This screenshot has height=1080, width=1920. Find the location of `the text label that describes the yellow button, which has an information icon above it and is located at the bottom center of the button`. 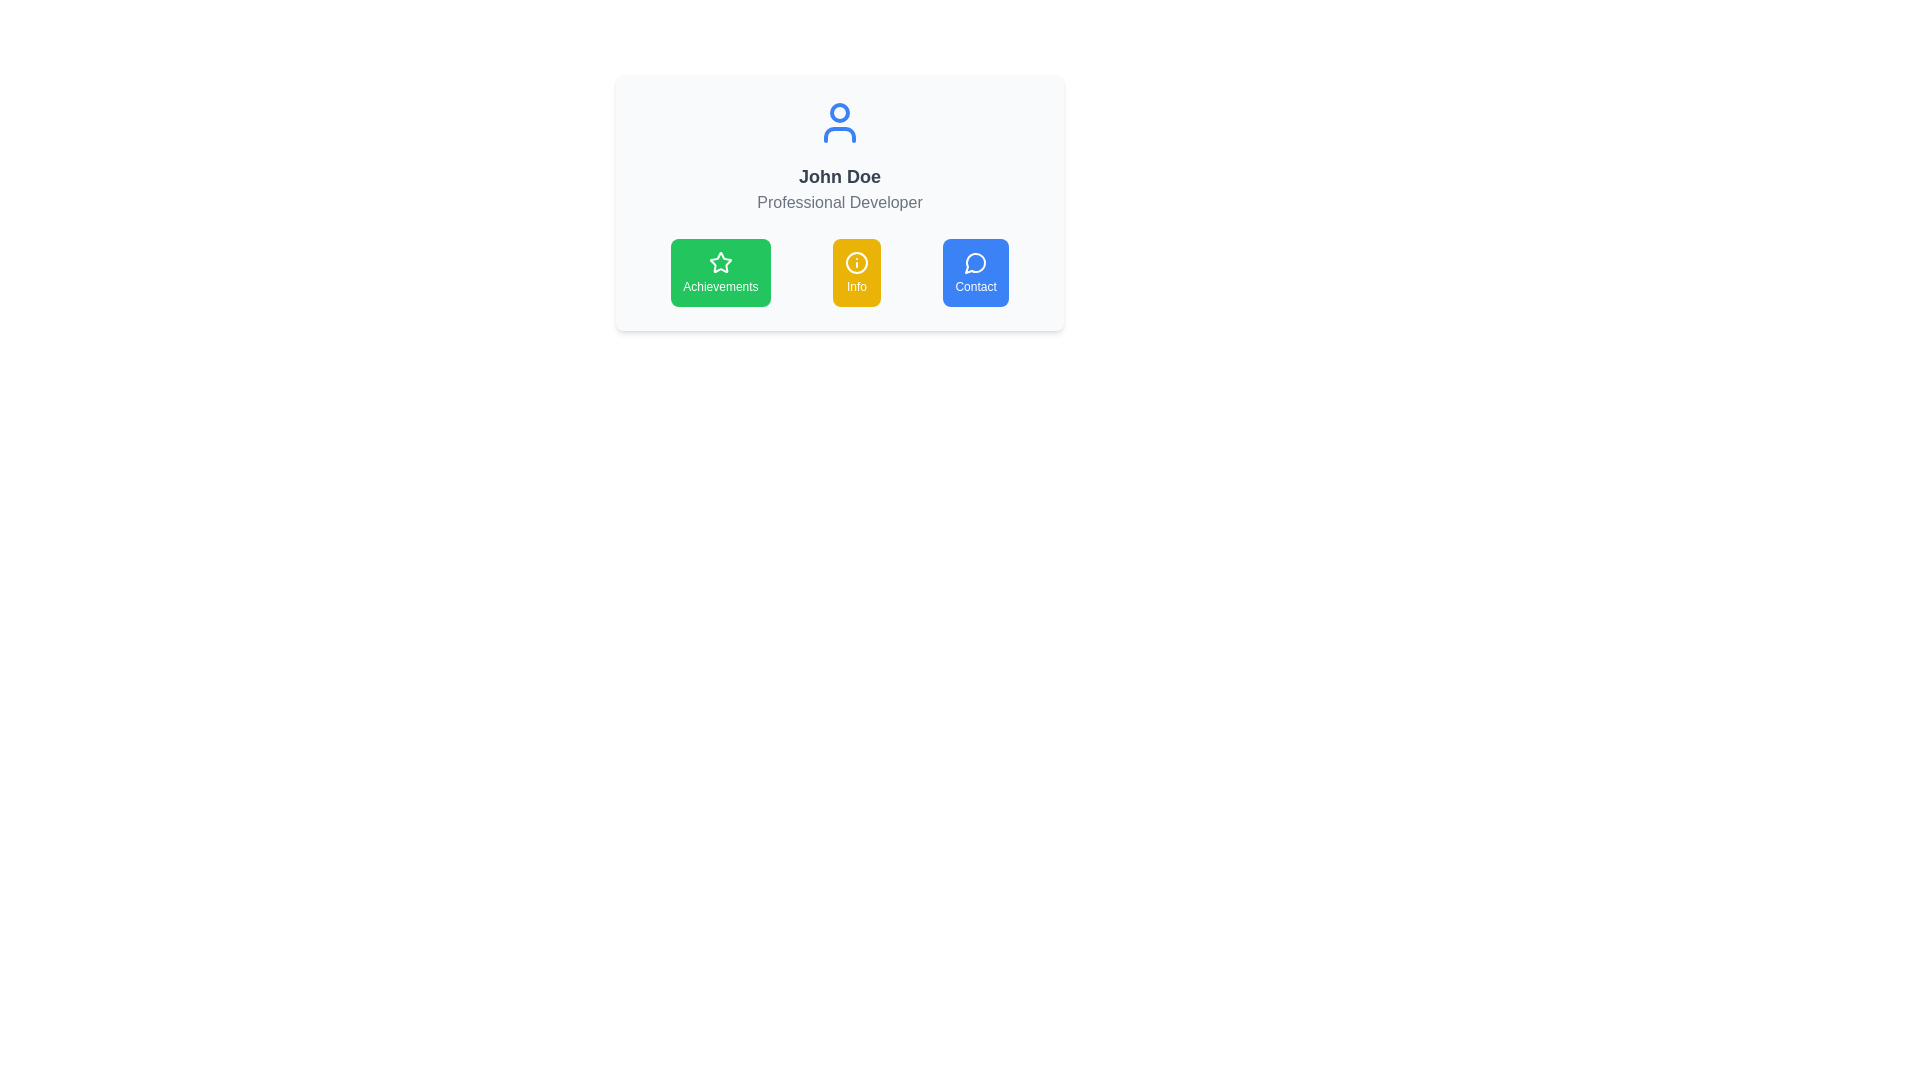

the text label that describes the yellow button, which has an information icon above it and is located at the bottom center of the button is located at coordinates (856, 286).